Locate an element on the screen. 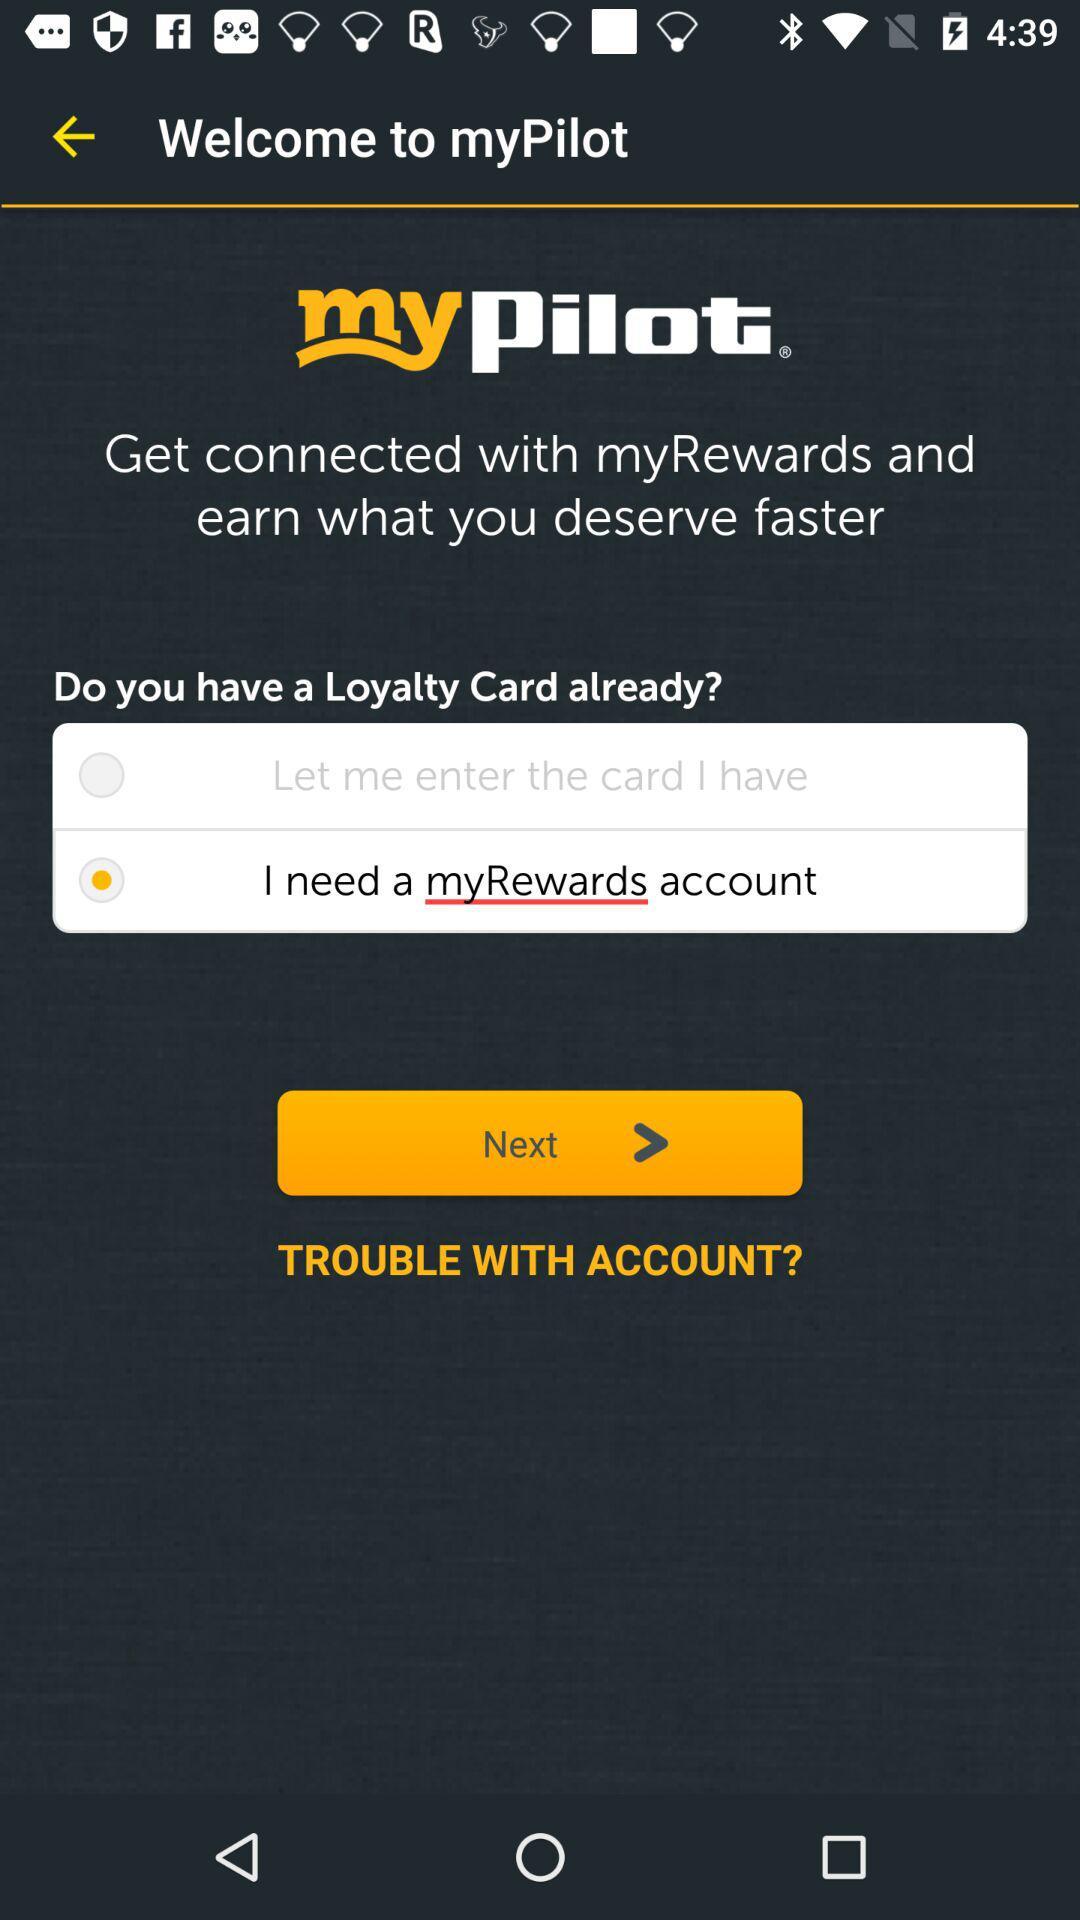  the app to the left of the welcome to mypilot icon is located at coordinates (72, 135).